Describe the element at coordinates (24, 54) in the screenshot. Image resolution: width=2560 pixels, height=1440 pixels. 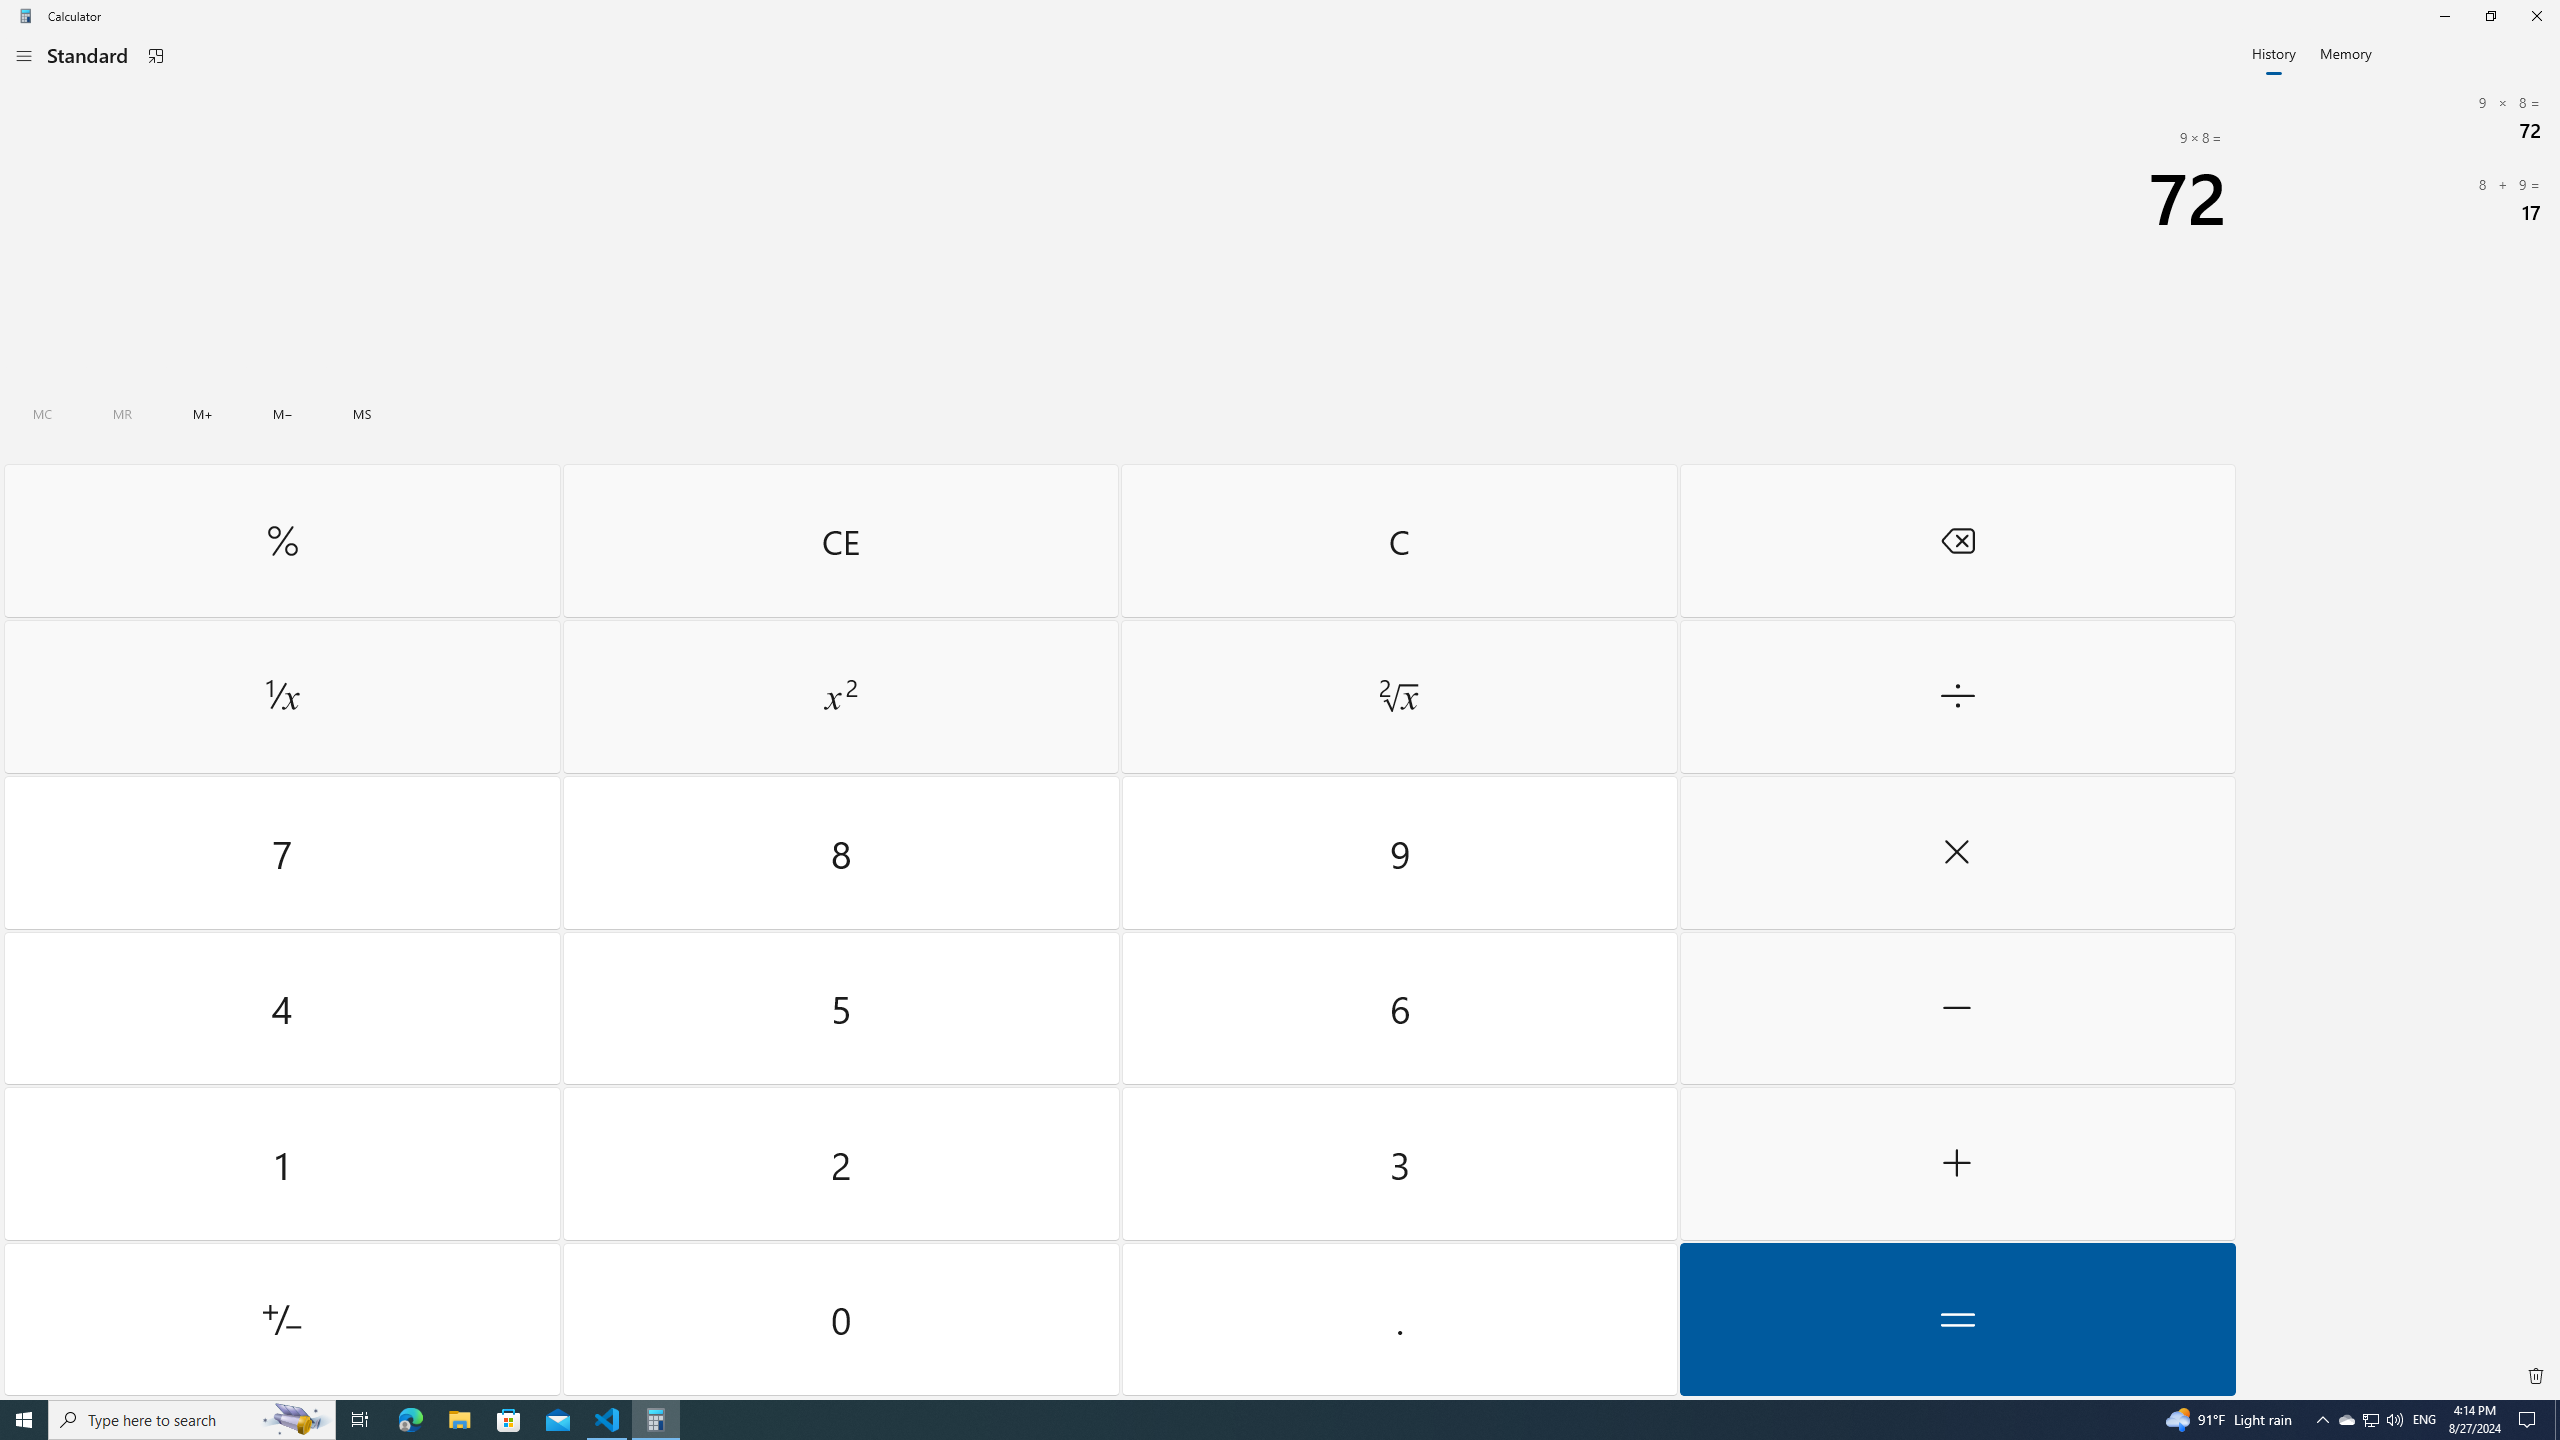
I see `'Open Navigation'` at that location.